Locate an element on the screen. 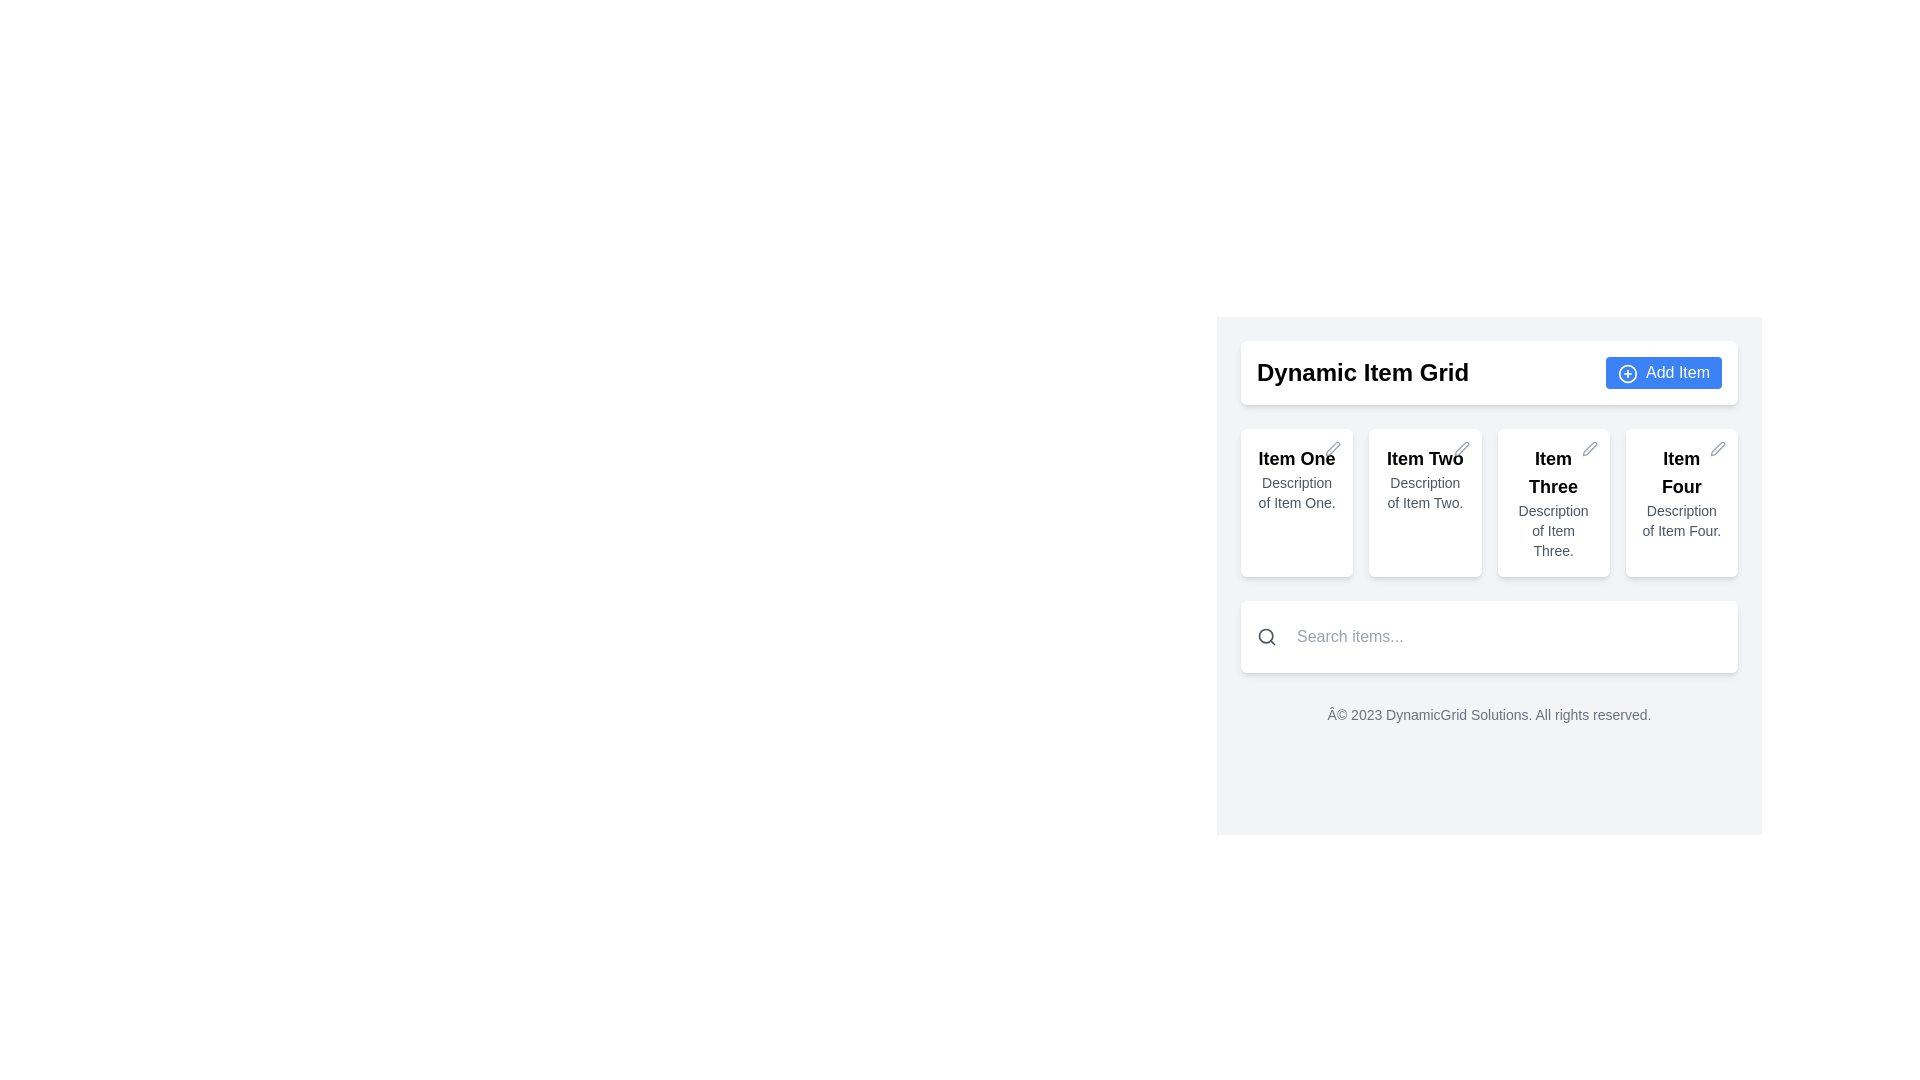 The height and width of the screenshot is (1080, 1920). the edit icon button located at the top-right corner of the 'Item Three' card to initiate the editing interface is located at coordinates (1588, 447).